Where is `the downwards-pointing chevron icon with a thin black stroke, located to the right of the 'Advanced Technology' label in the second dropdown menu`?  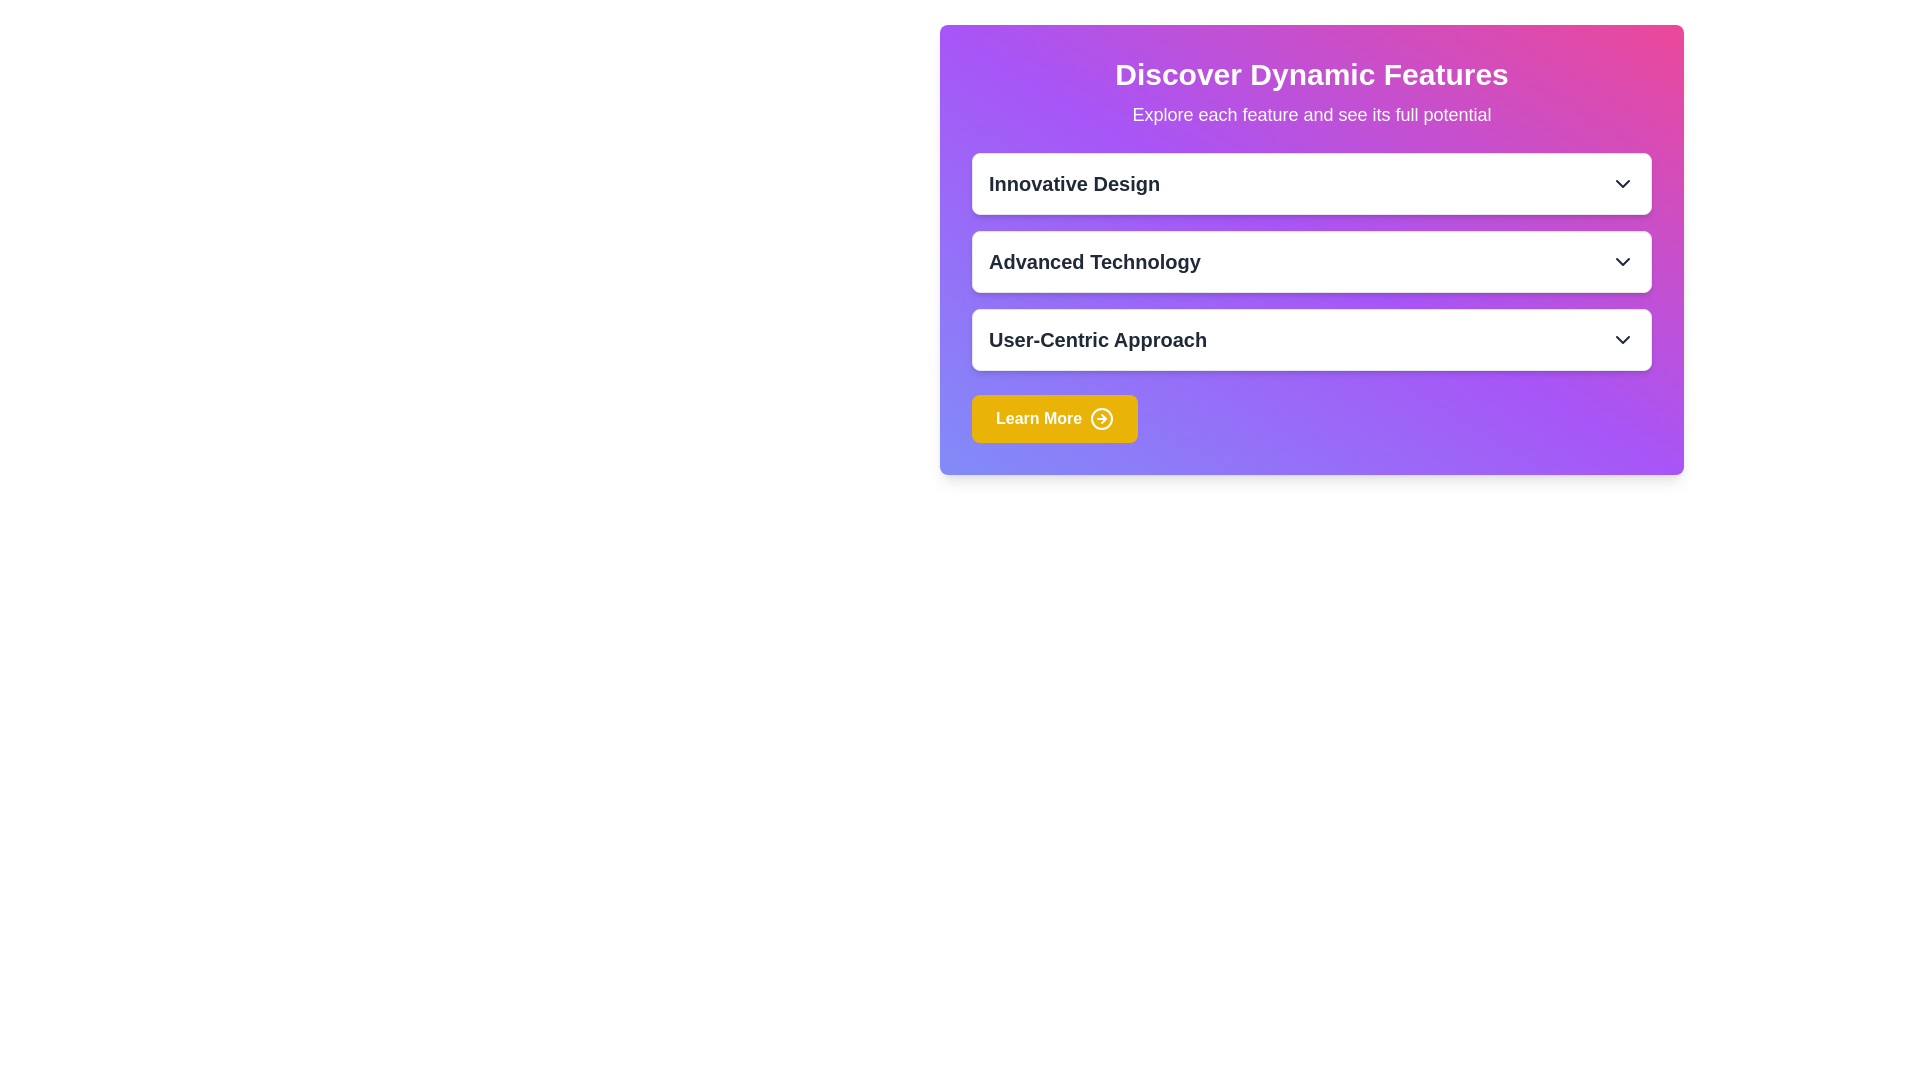 the downwards-pointing chevron icon with a thin black stroke, located to the right of the 'Advanced Technology' label in the second dropdown menu is located at coordinates (1622, 261).